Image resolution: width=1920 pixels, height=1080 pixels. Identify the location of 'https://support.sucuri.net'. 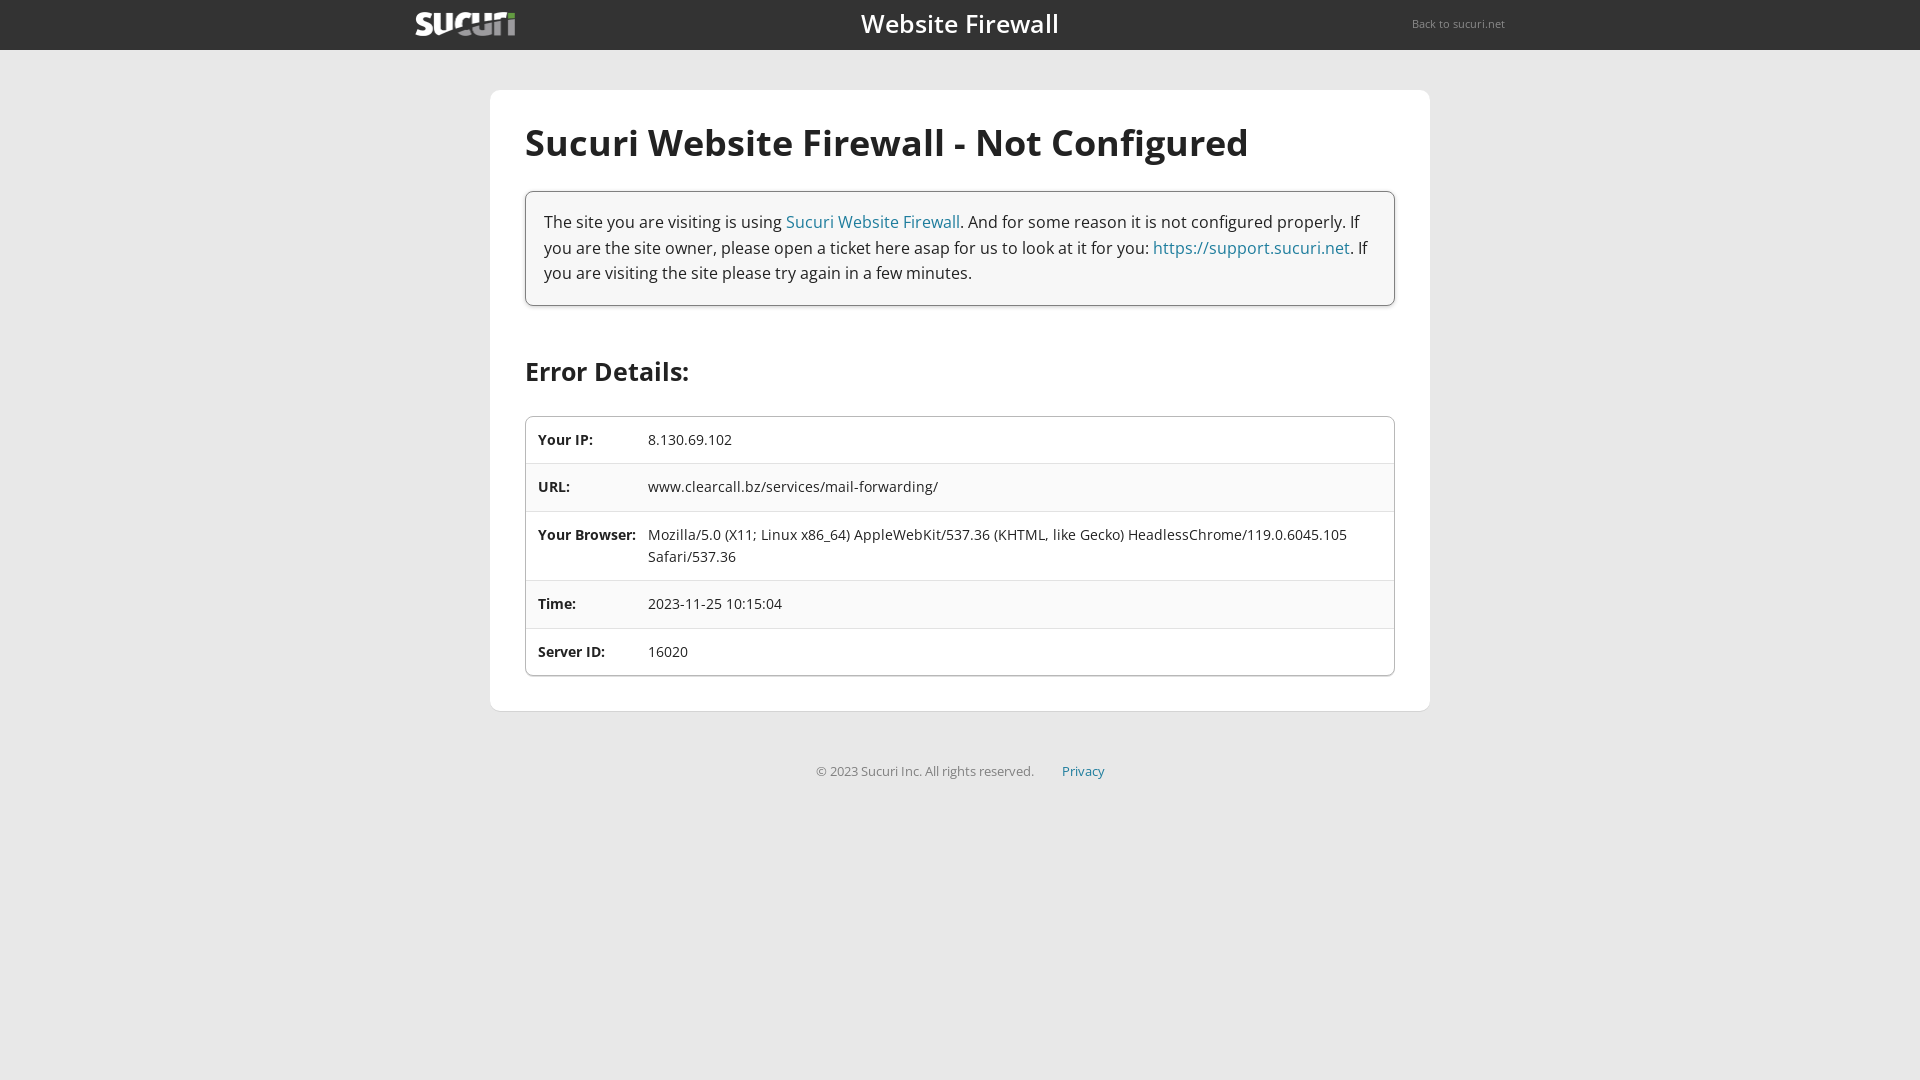
(1250, 246).